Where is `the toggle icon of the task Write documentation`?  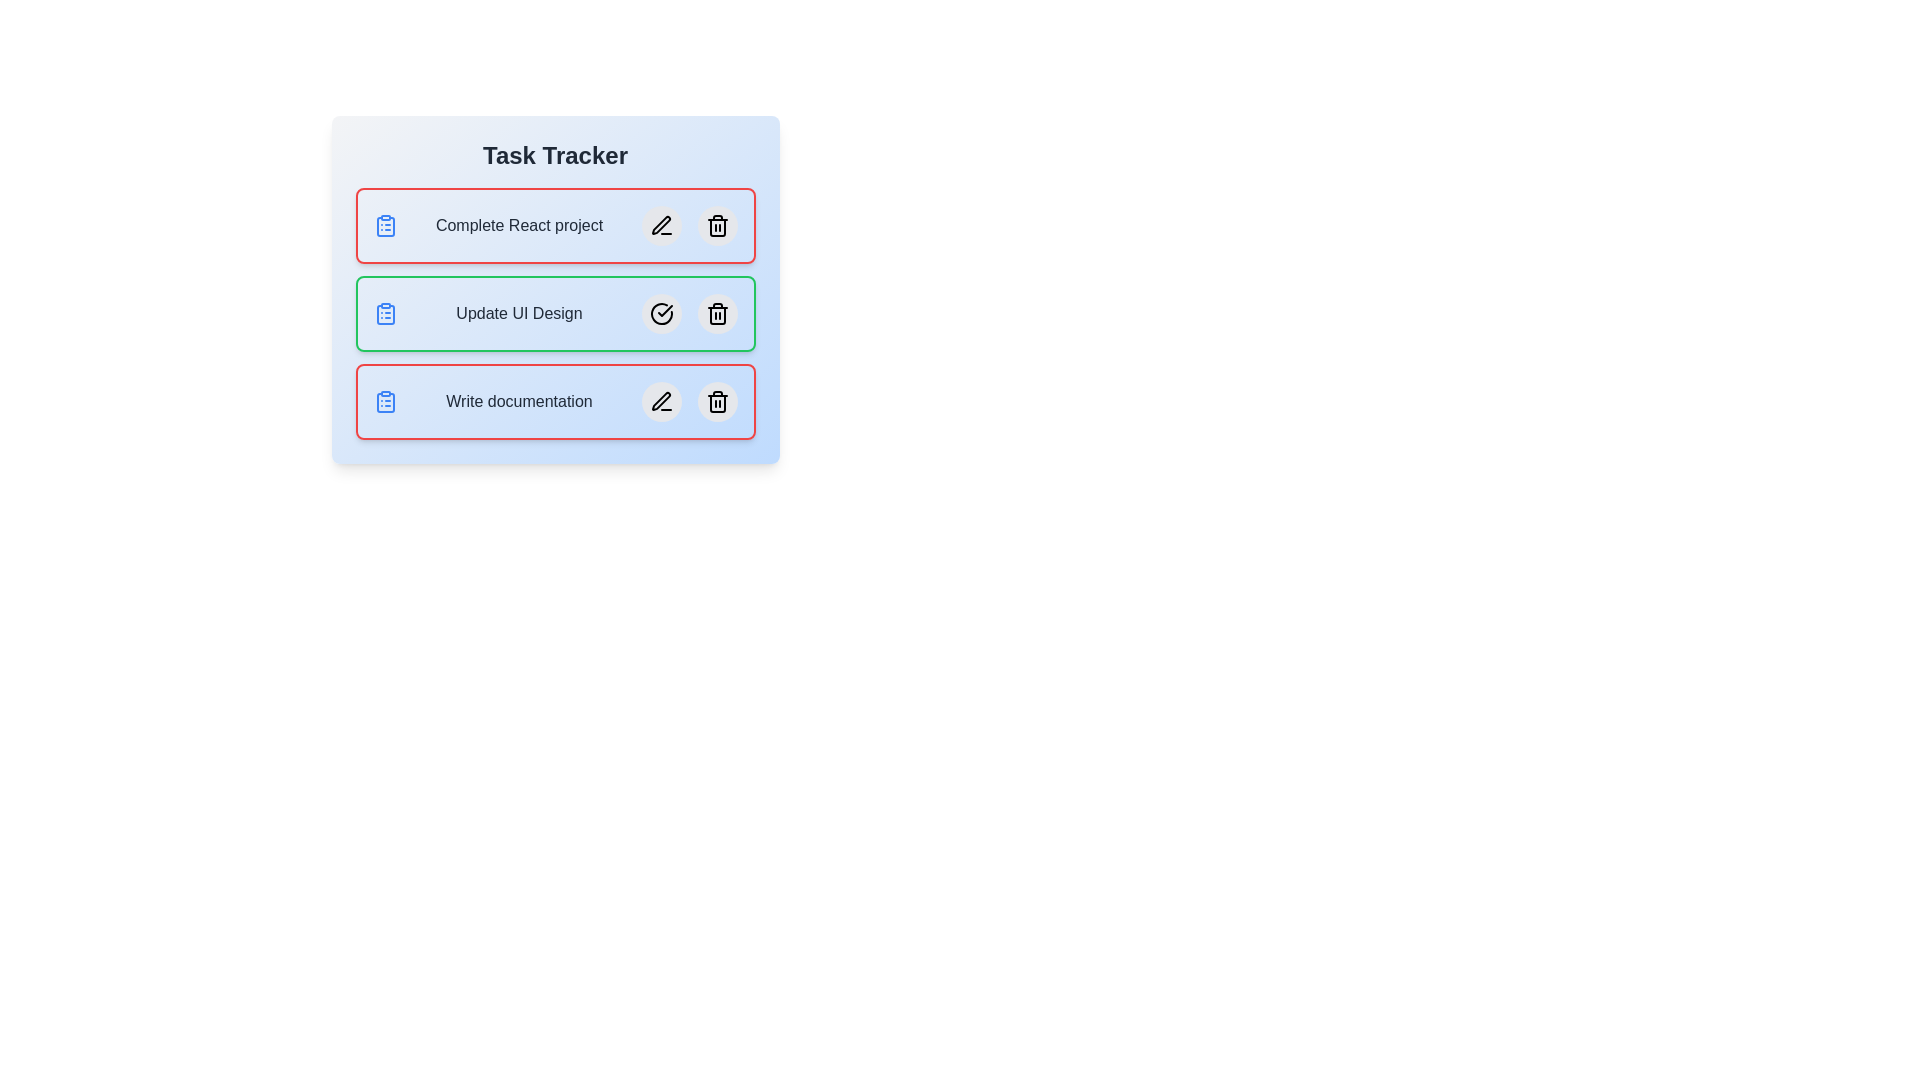
the toggle icon of the task Write documentation is located at coordinates (385, 401).